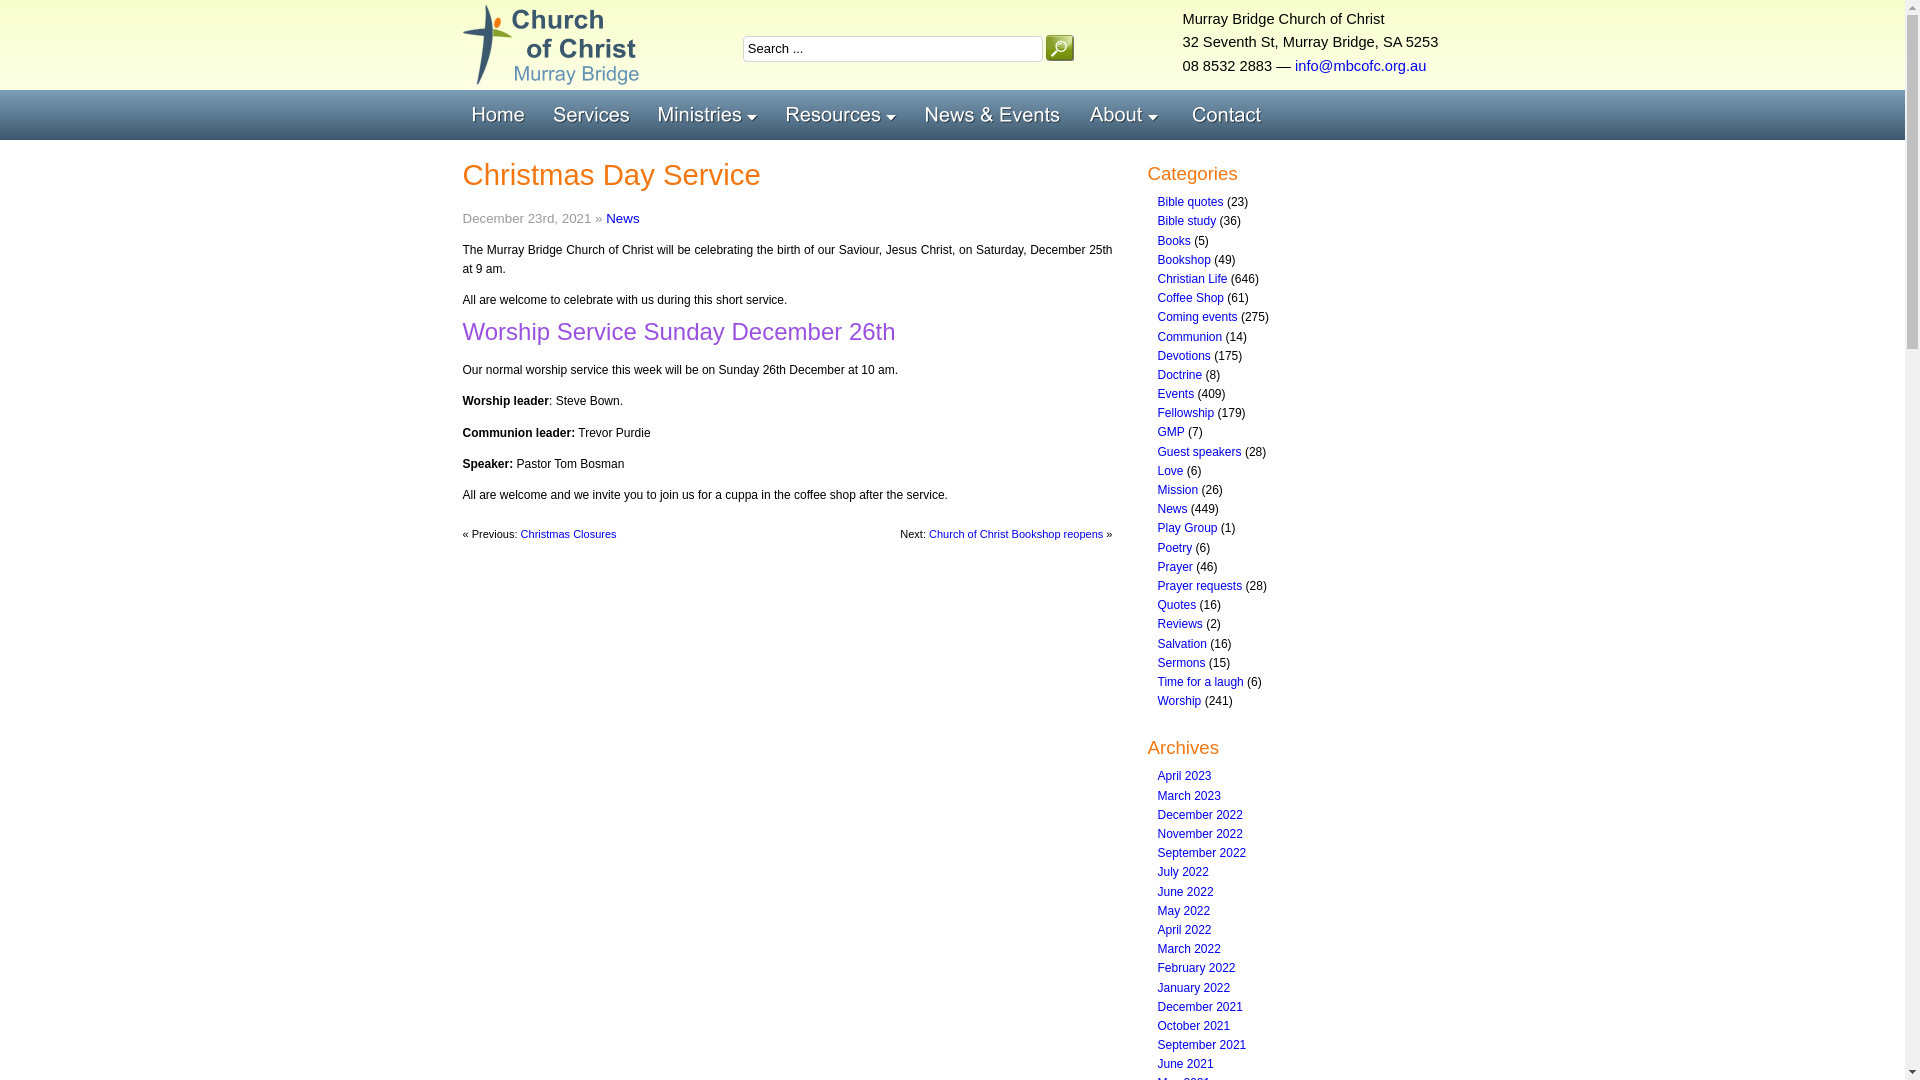 The image size is (1920, 1080). I want to click on 'July 2022', so click(1183, 870).